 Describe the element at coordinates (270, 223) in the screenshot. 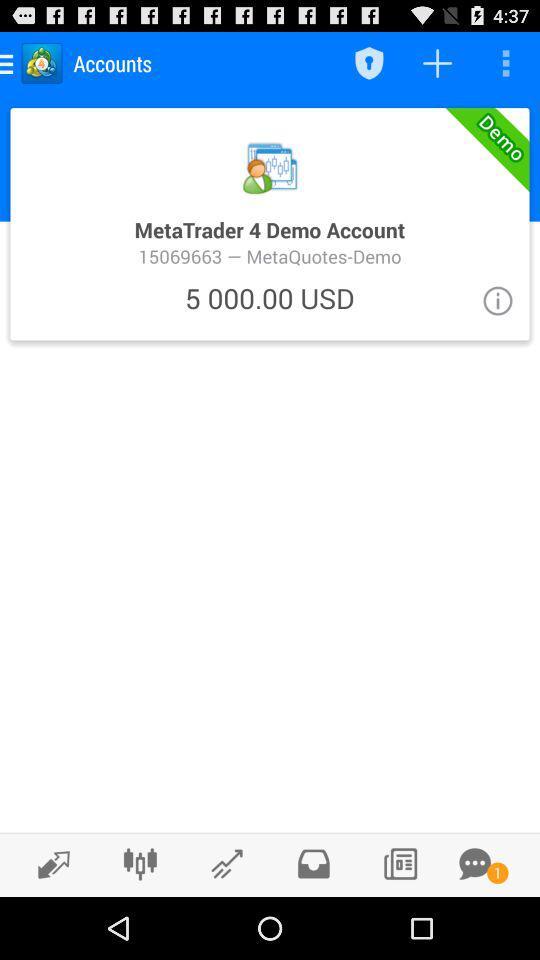

I see `click on the demo` at that location.